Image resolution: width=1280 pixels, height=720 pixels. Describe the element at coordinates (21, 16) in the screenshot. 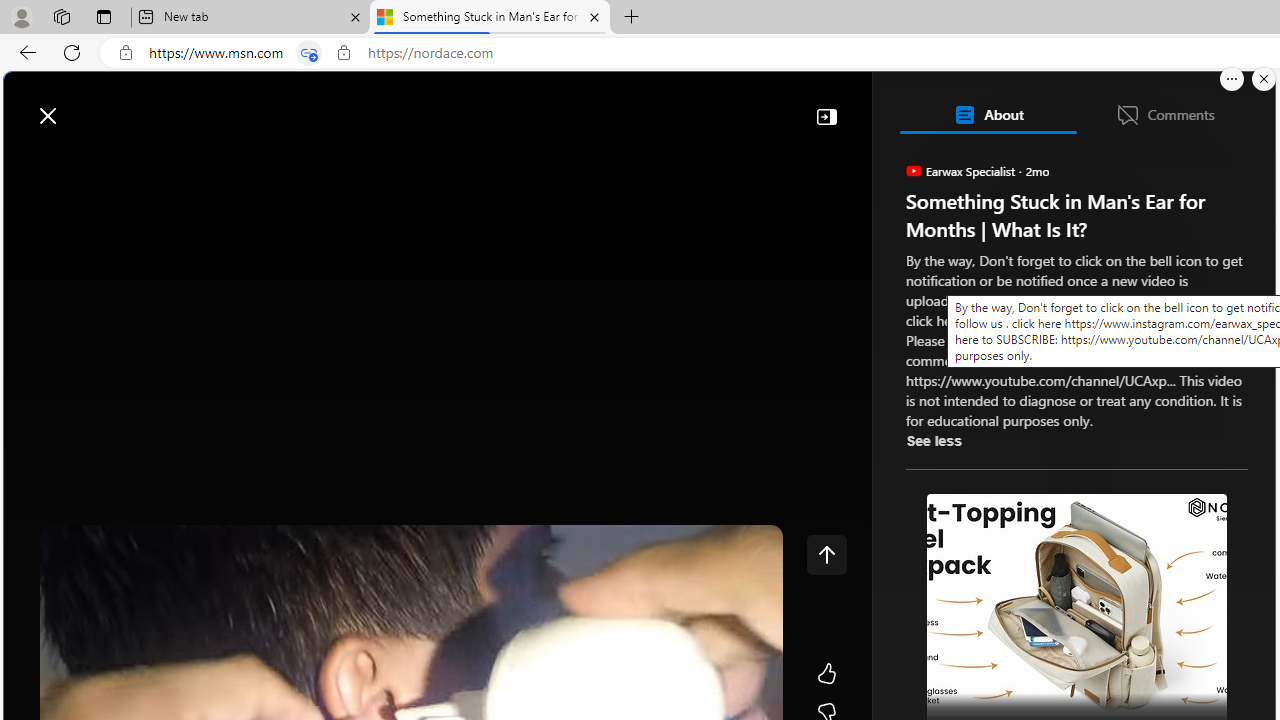

I see `'Personal Profile'` at that location.